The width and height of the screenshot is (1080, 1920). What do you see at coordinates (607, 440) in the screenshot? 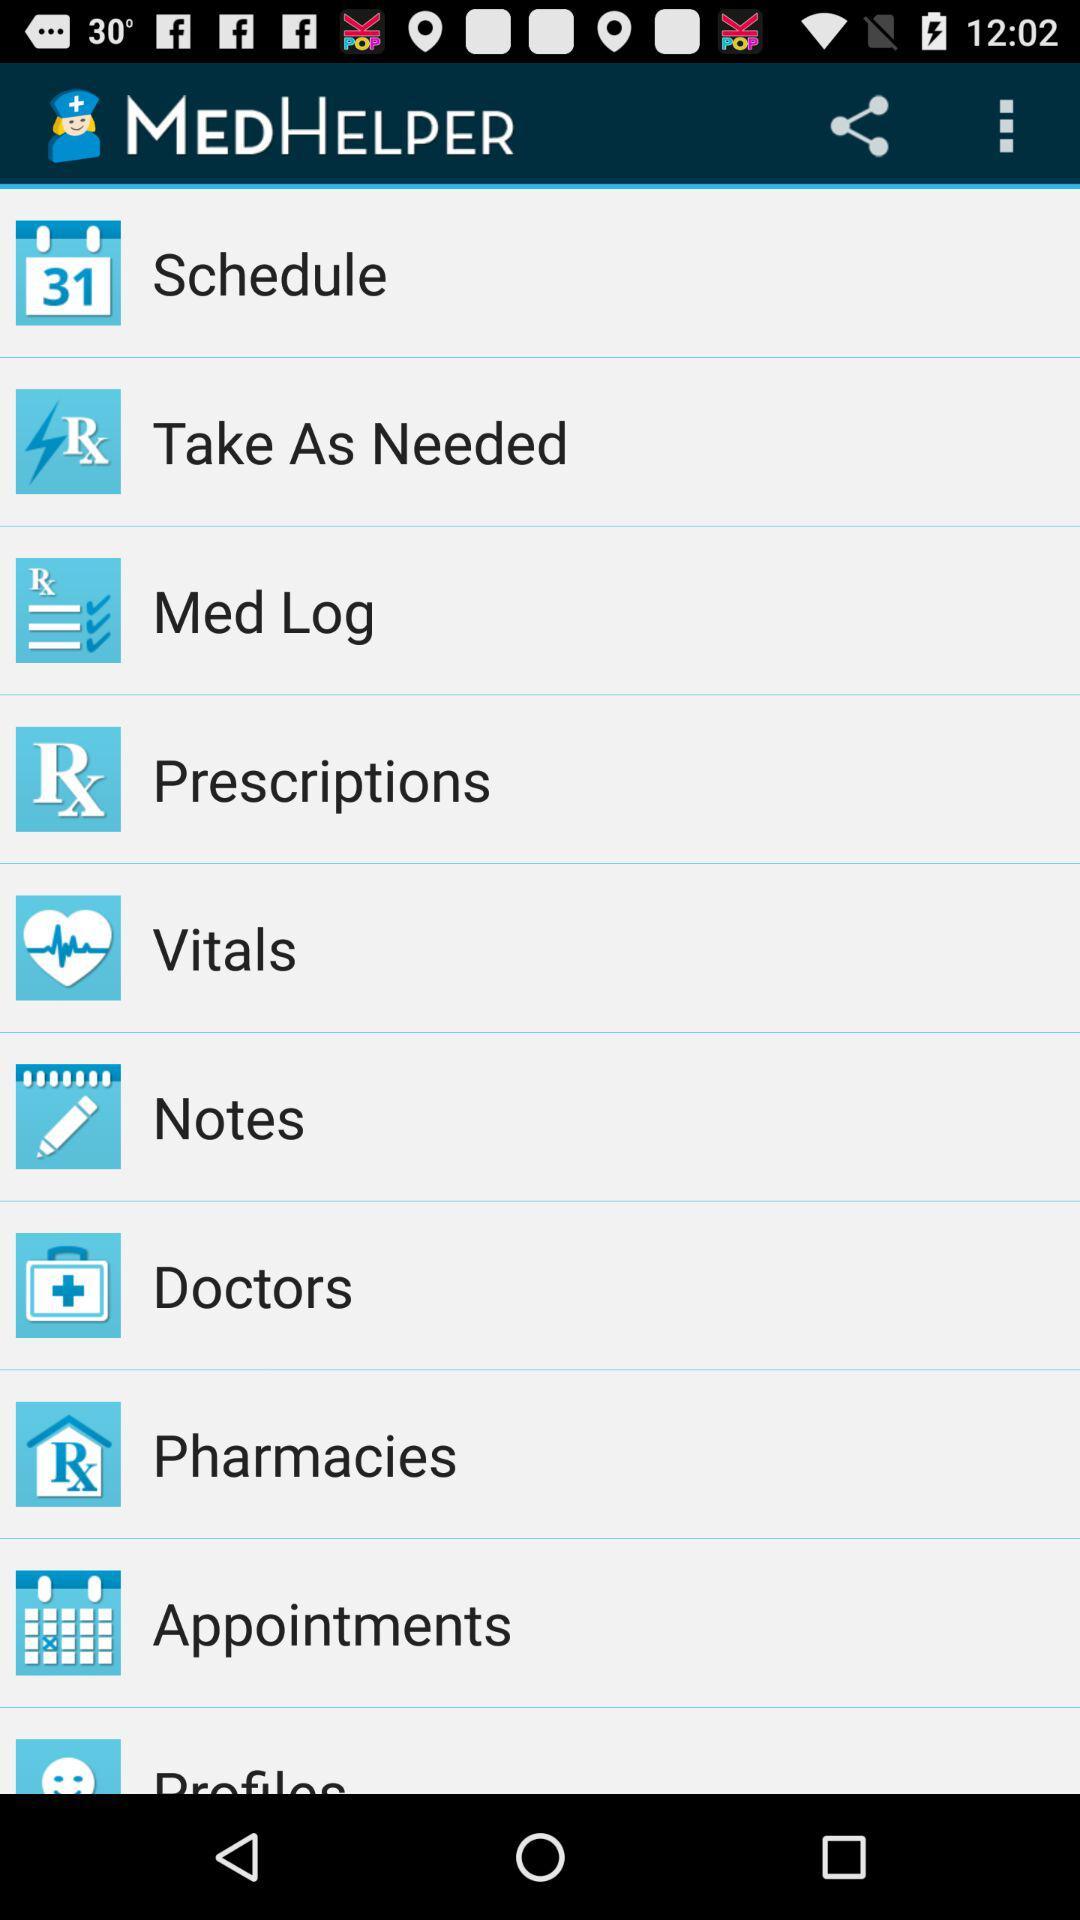
I see `item below schedule app` at bounding box center [607, 440].